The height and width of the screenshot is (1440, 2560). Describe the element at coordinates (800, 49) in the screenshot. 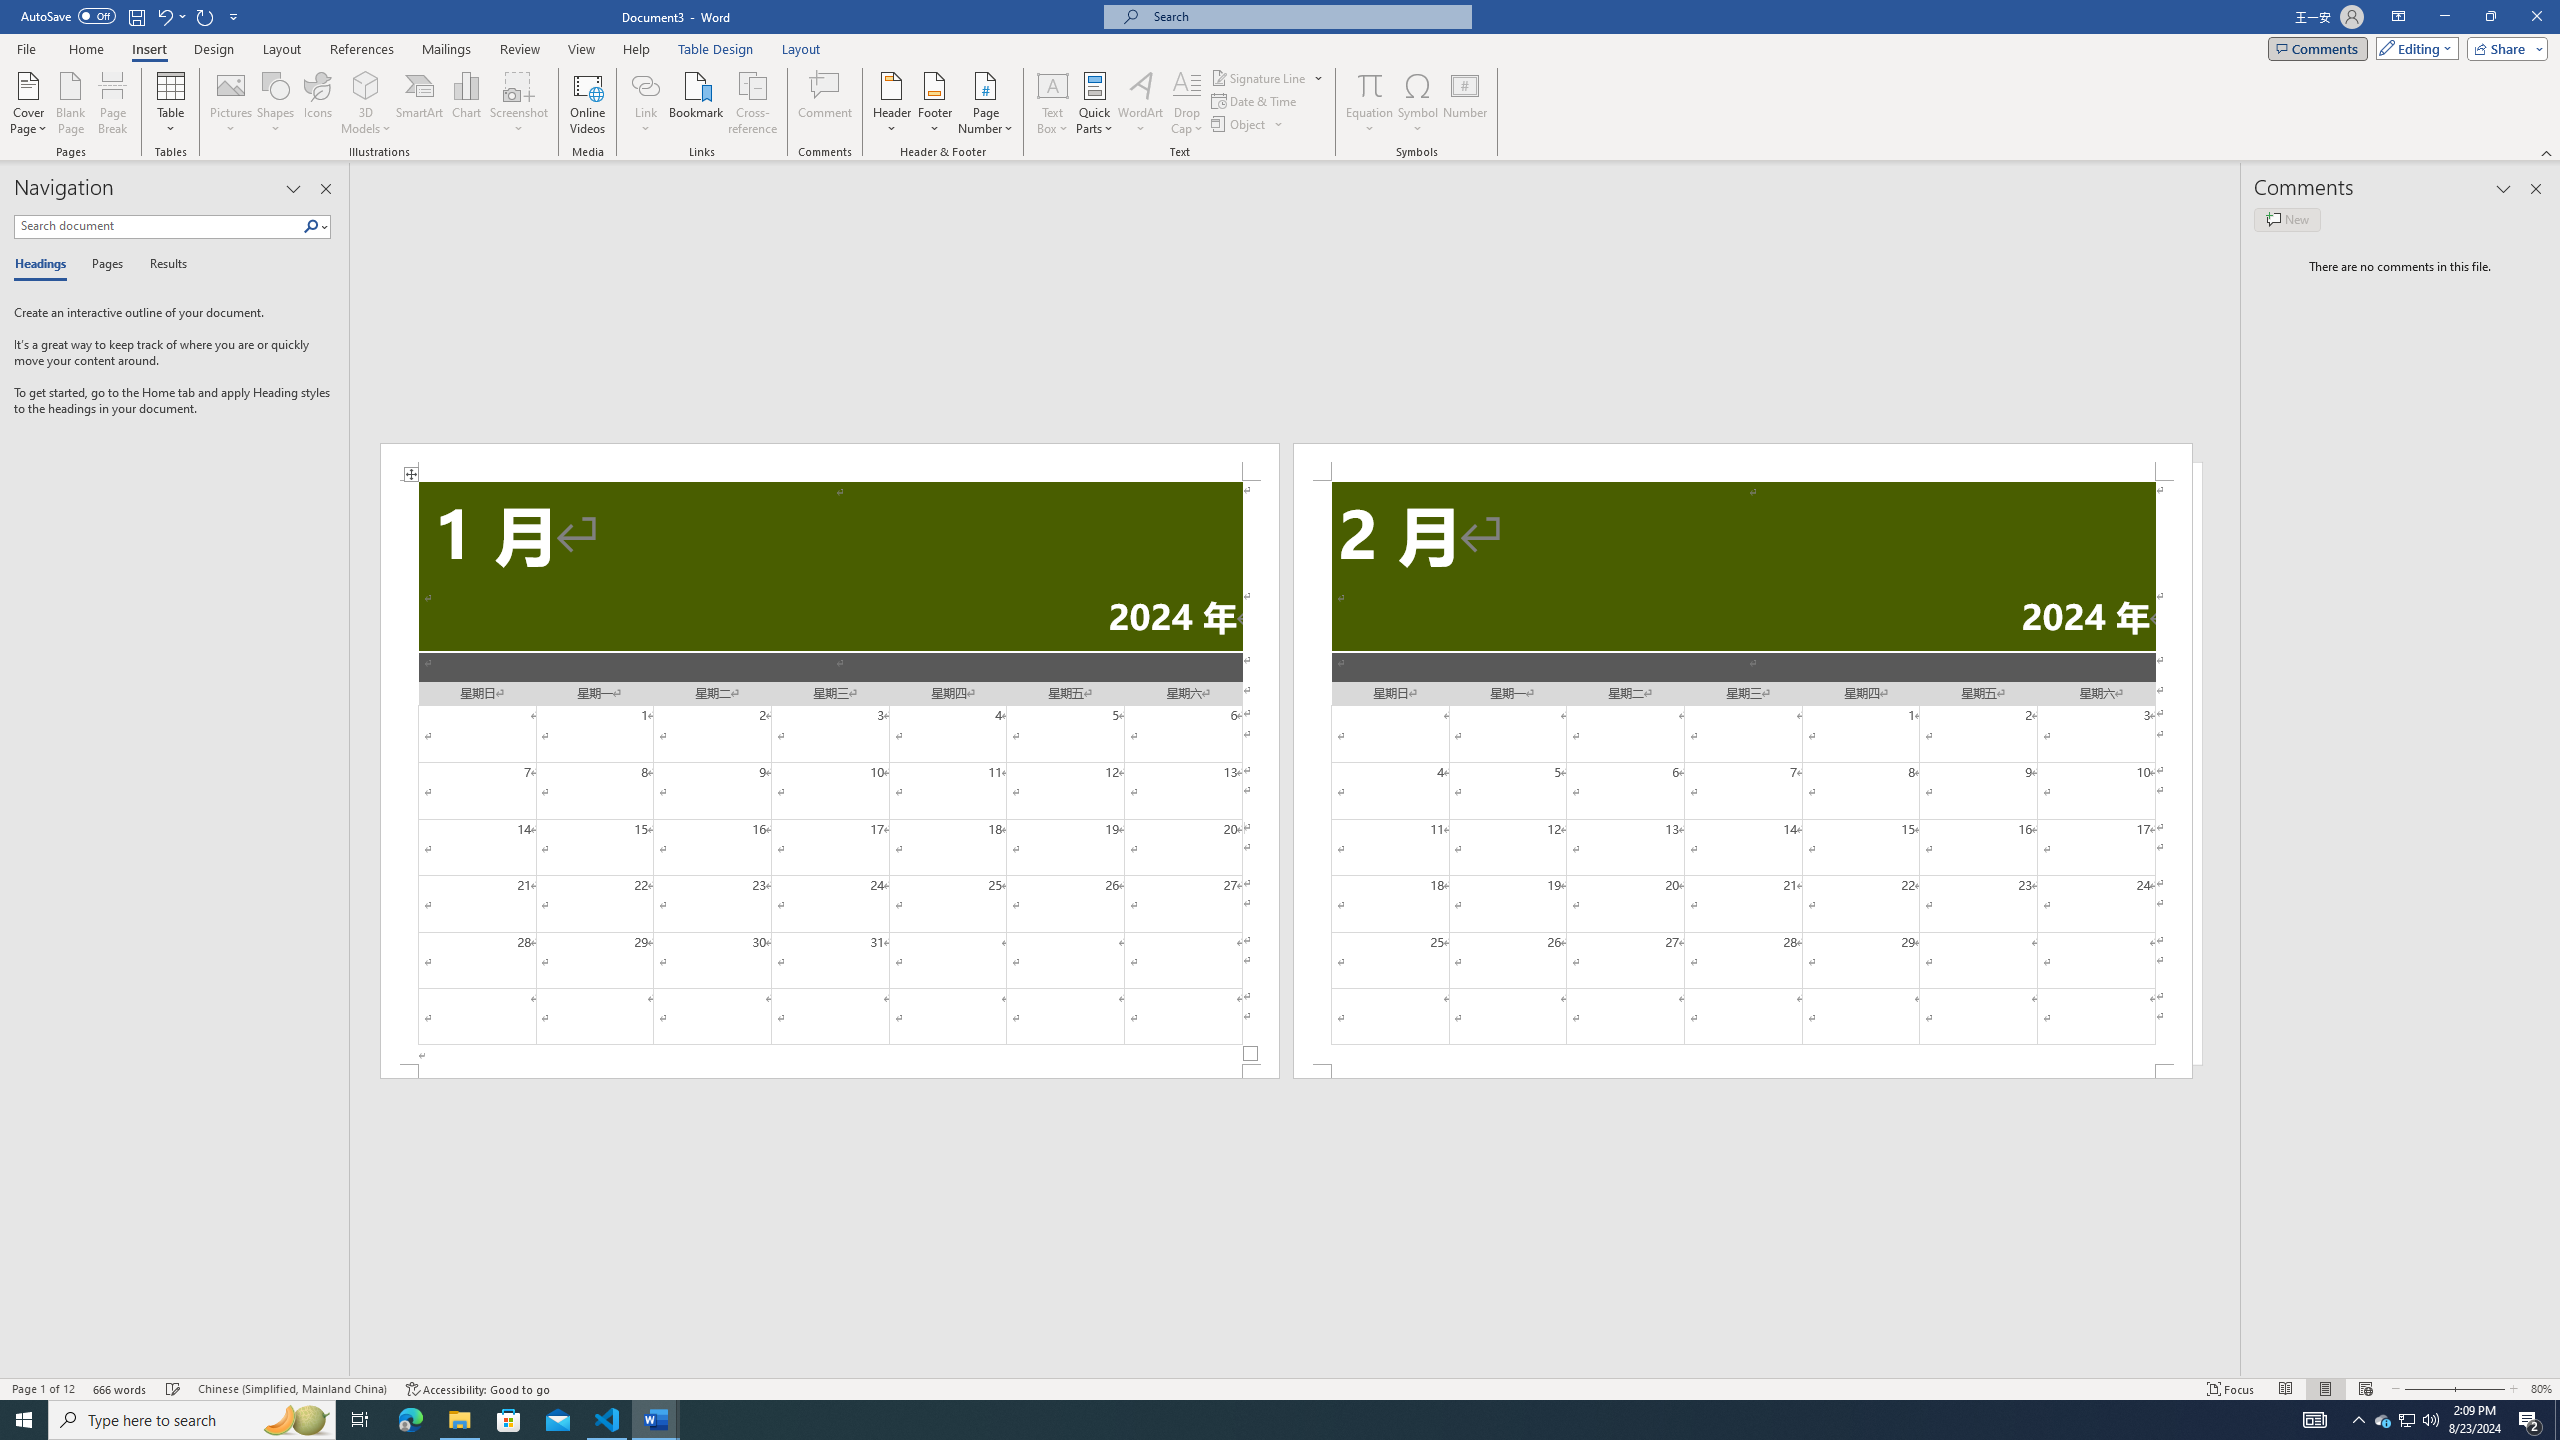

I see `'Layout'` at that location.